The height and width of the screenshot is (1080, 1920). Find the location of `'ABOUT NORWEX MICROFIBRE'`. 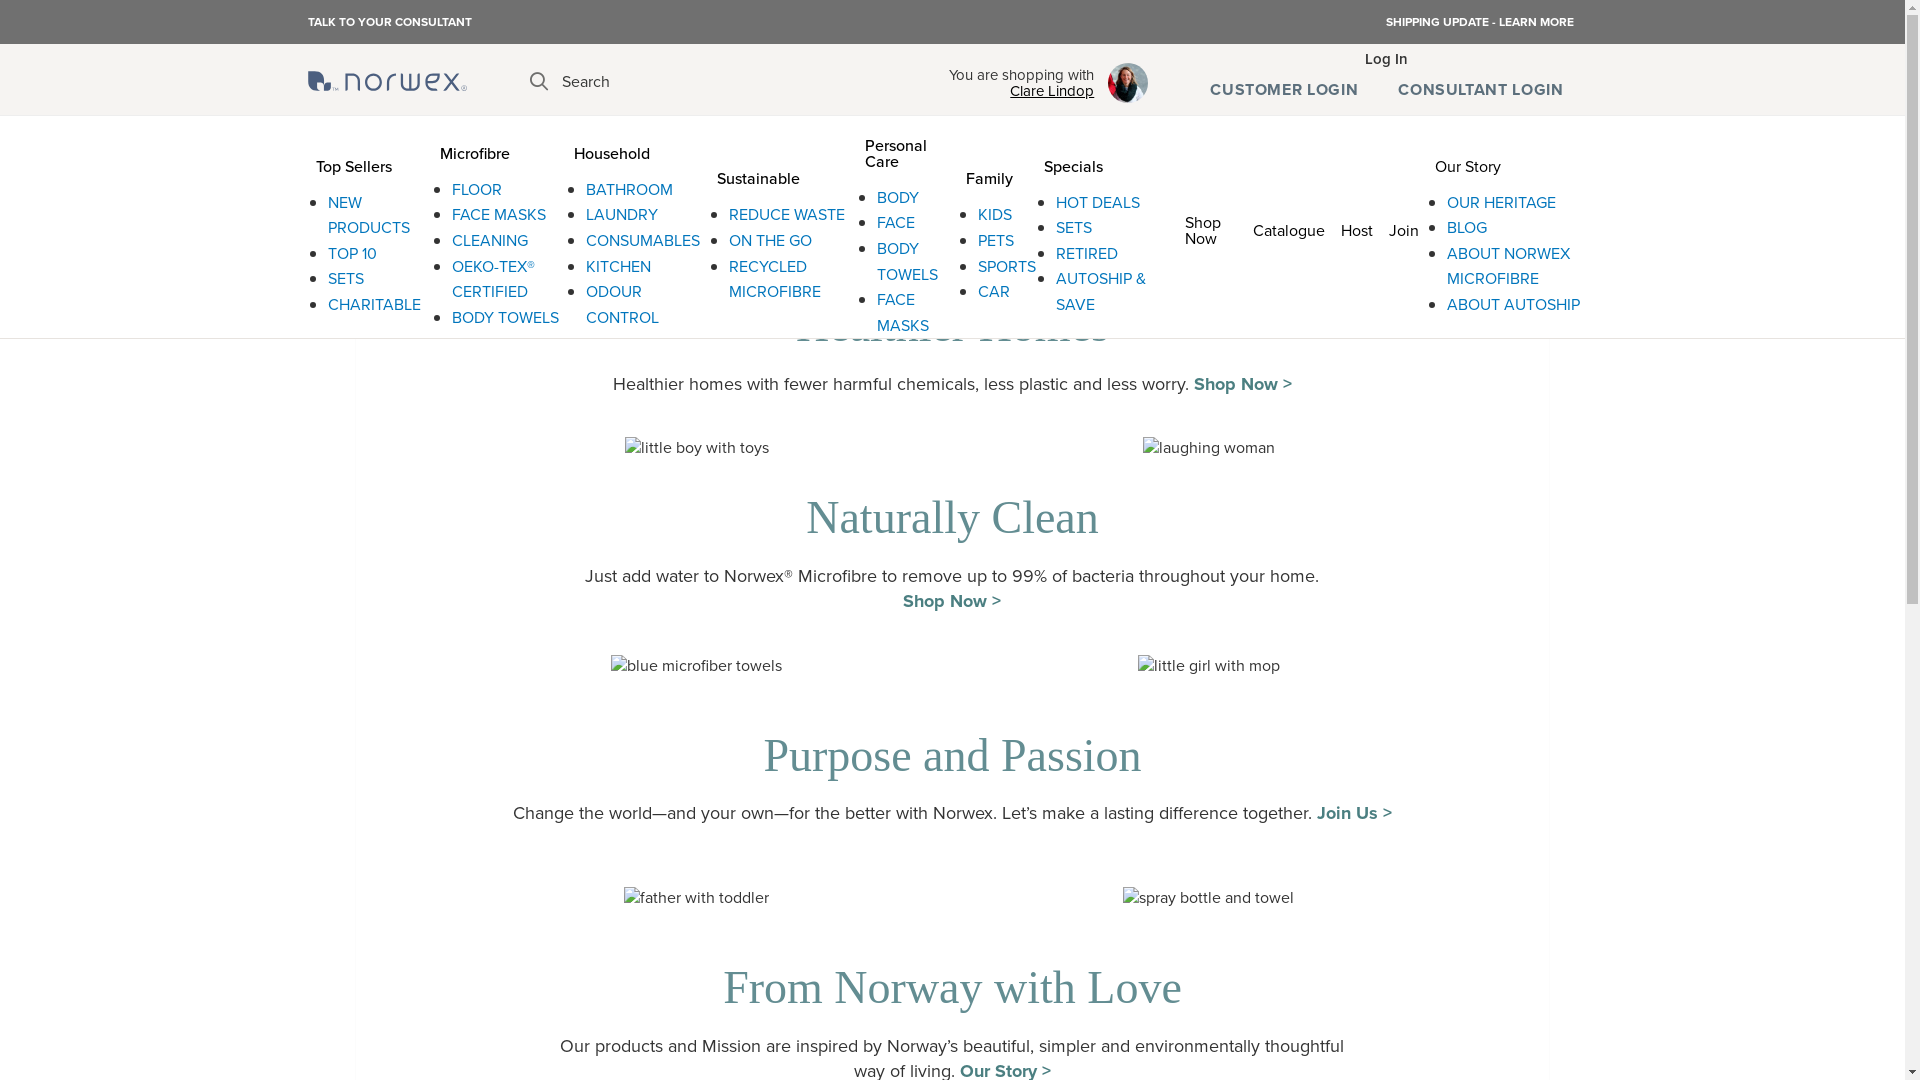

'ABOUT NORWEX MICROFIBRE' is located at coordinates (1446, 265).